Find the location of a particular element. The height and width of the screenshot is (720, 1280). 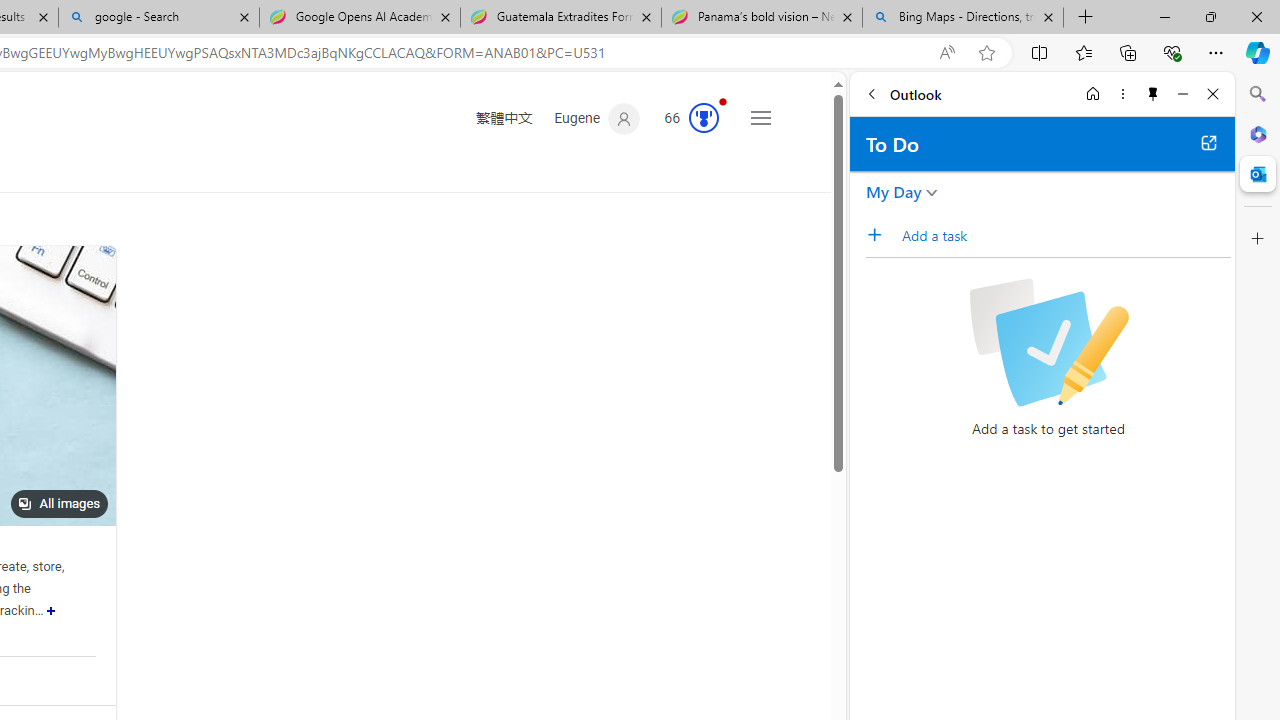

'google - Search' is located at coordinates (157, 17).